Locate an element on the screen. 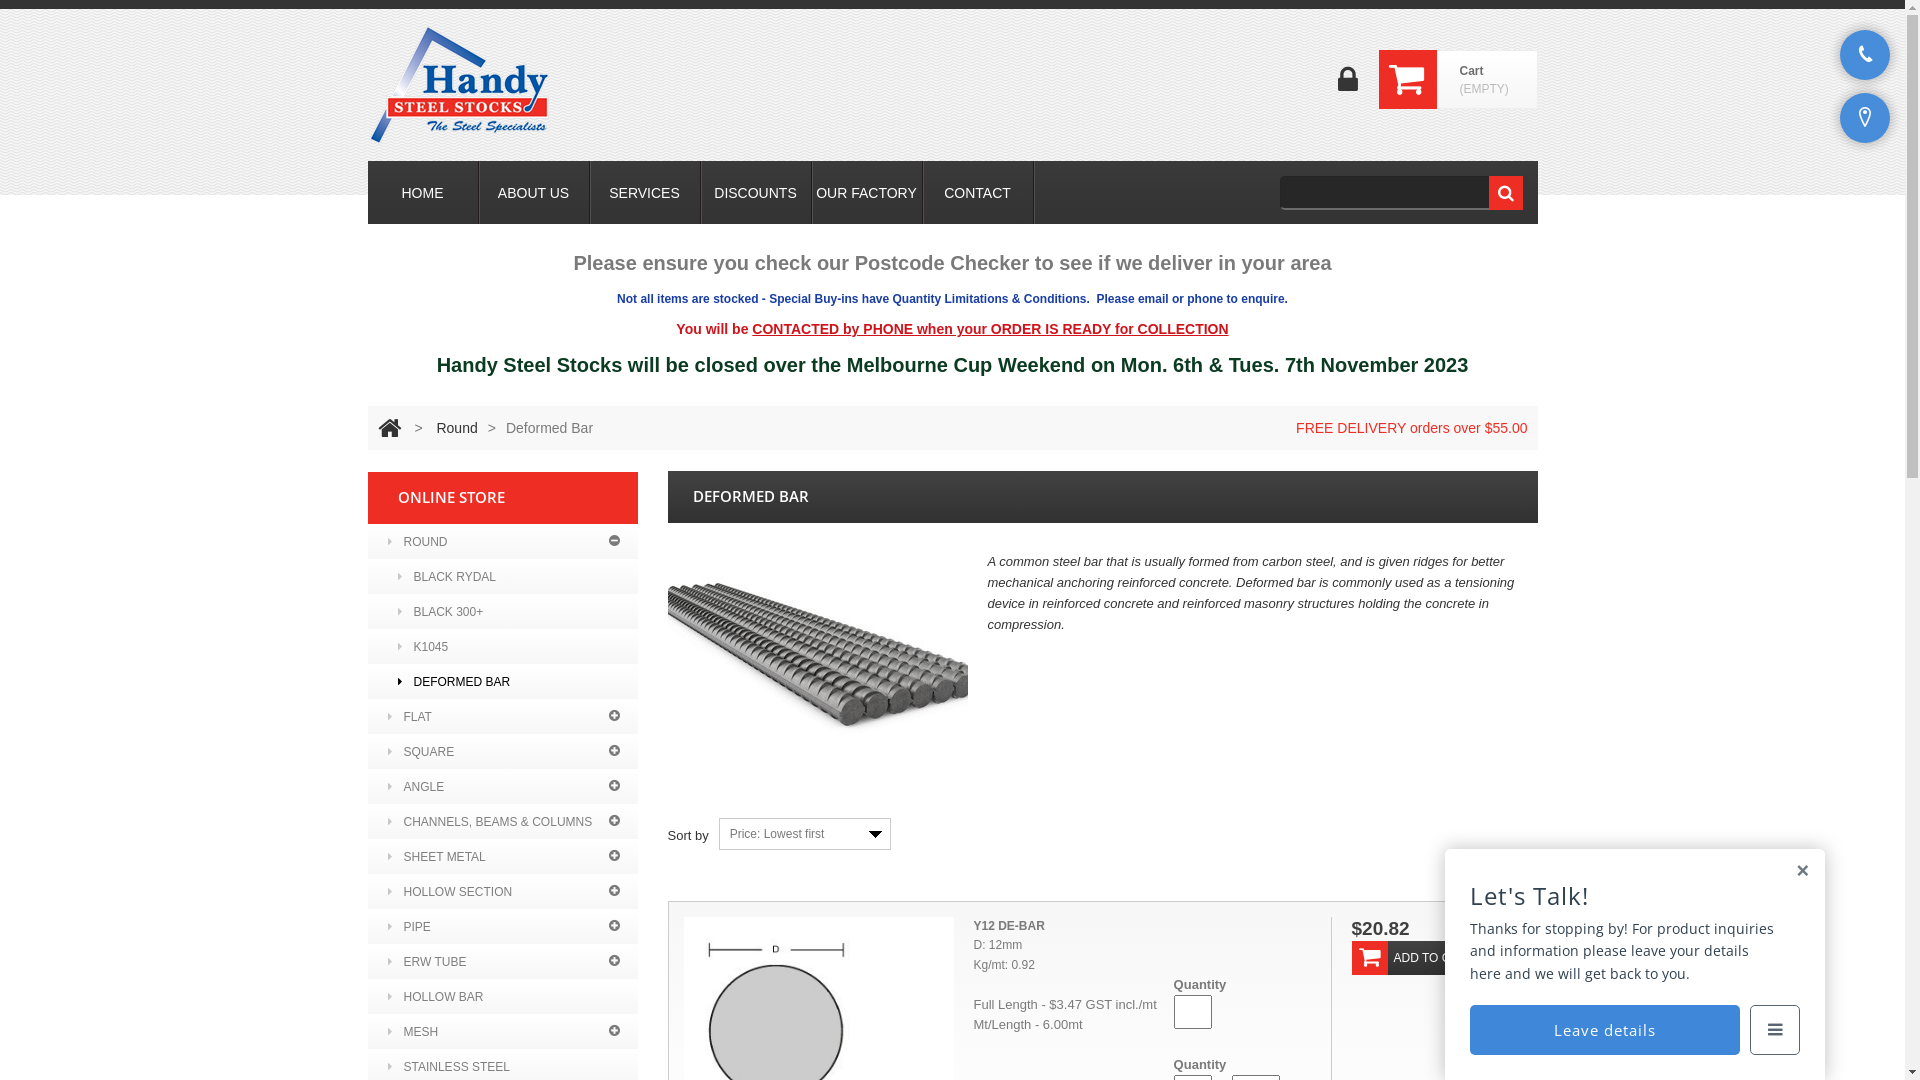 This screenshot has height=1080, width=1920. 'Handy Steel Stocks' is located at coordinates (459, 83).